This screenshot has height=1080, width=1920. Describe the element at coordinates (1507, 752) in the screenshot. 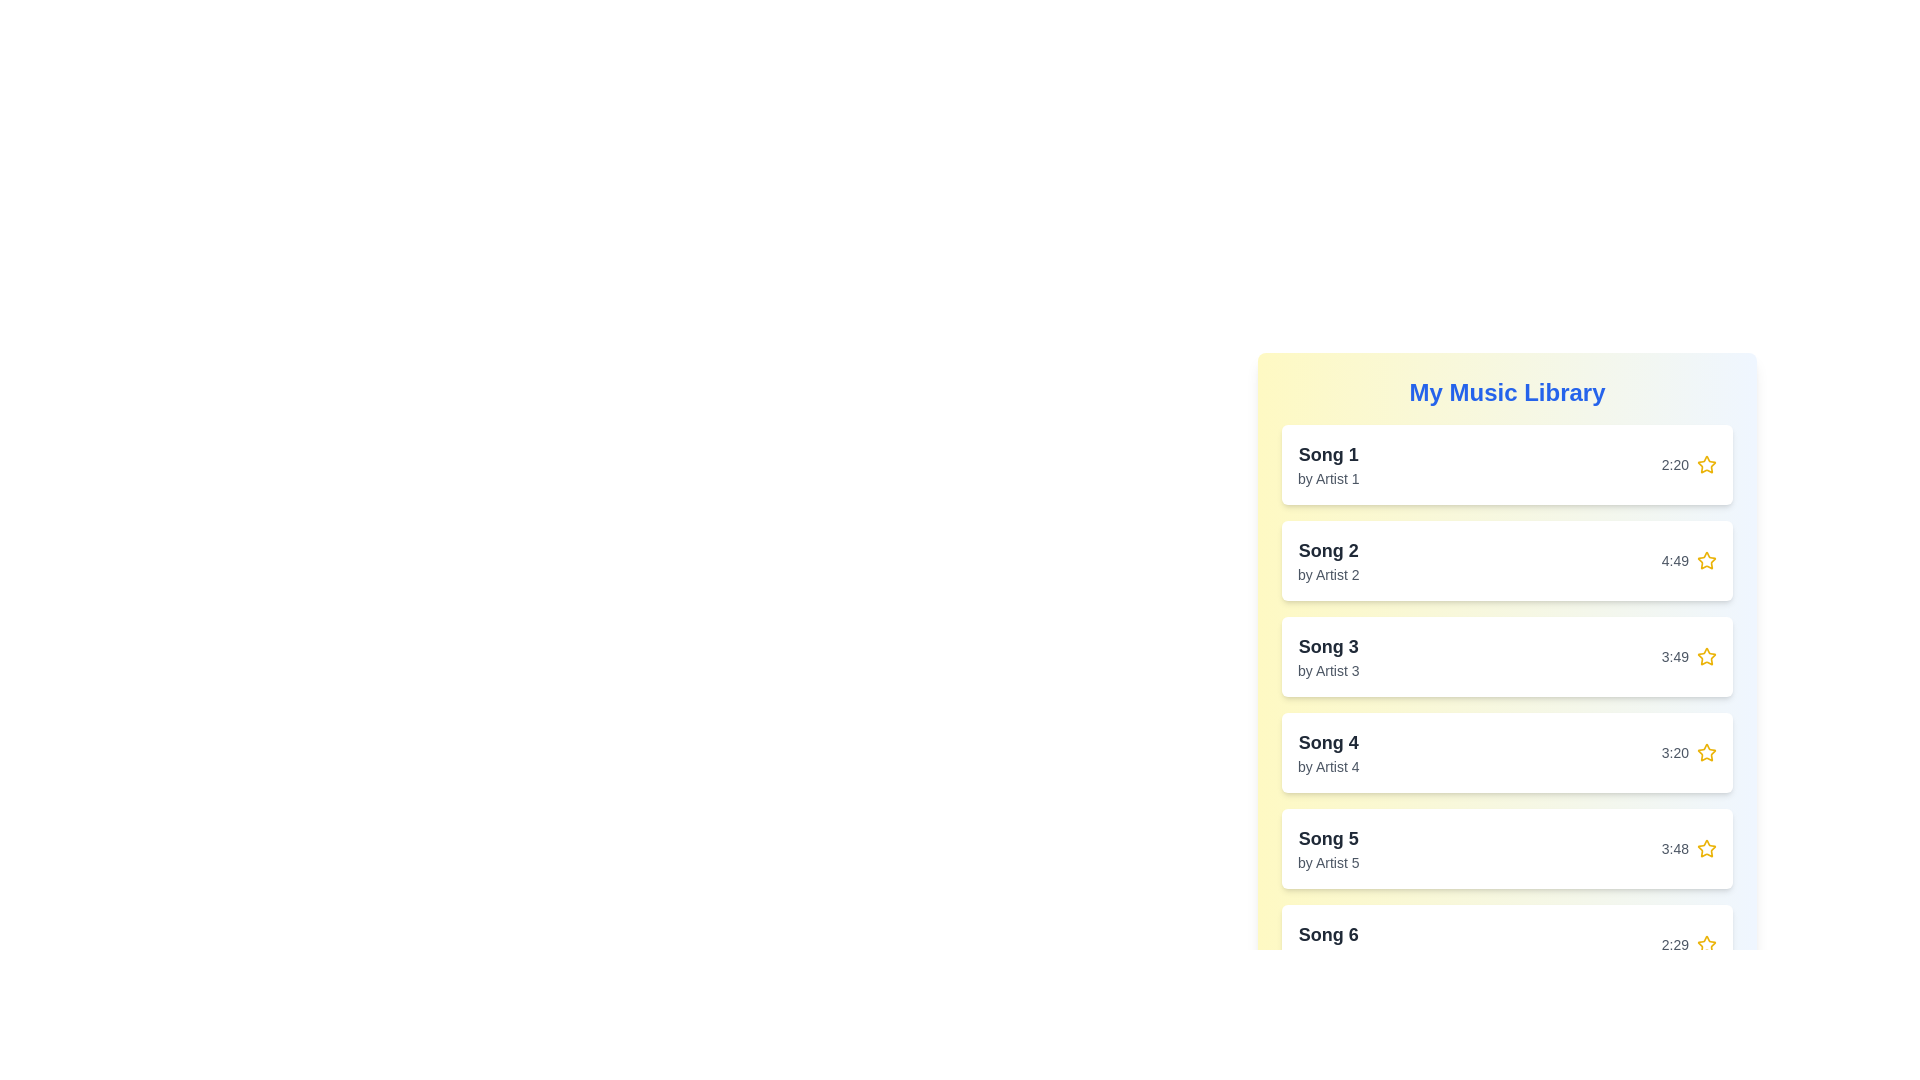

I see `text of the fourth card in the 'My Music Library' list, which contains 'Song 4 by Artist 4' and the duration '3:20'` at that location.